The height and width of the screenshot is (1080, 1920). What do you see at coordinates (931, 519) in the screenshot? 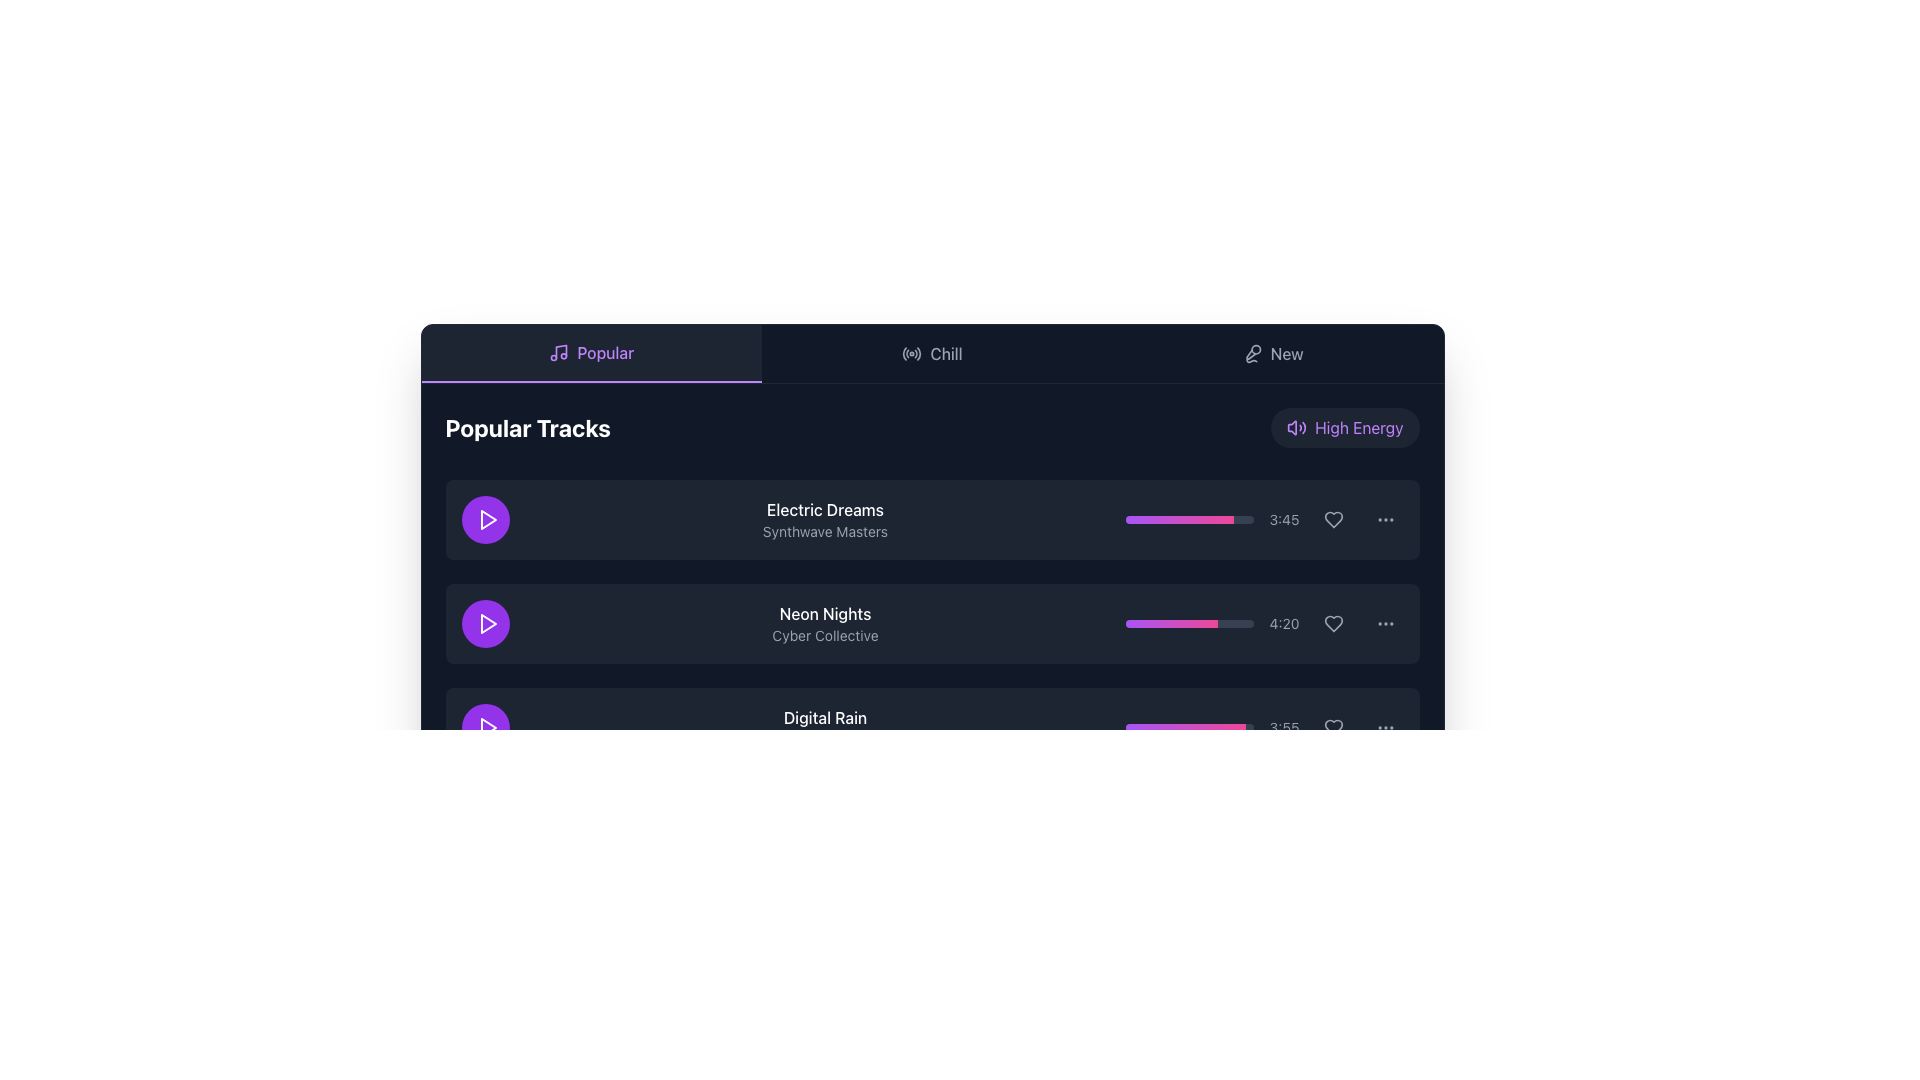
I see `the music track titled 'Electric Dreams' by clicking on the track list item located second from the top in the playlist interface` at bounding box center [931, 519].